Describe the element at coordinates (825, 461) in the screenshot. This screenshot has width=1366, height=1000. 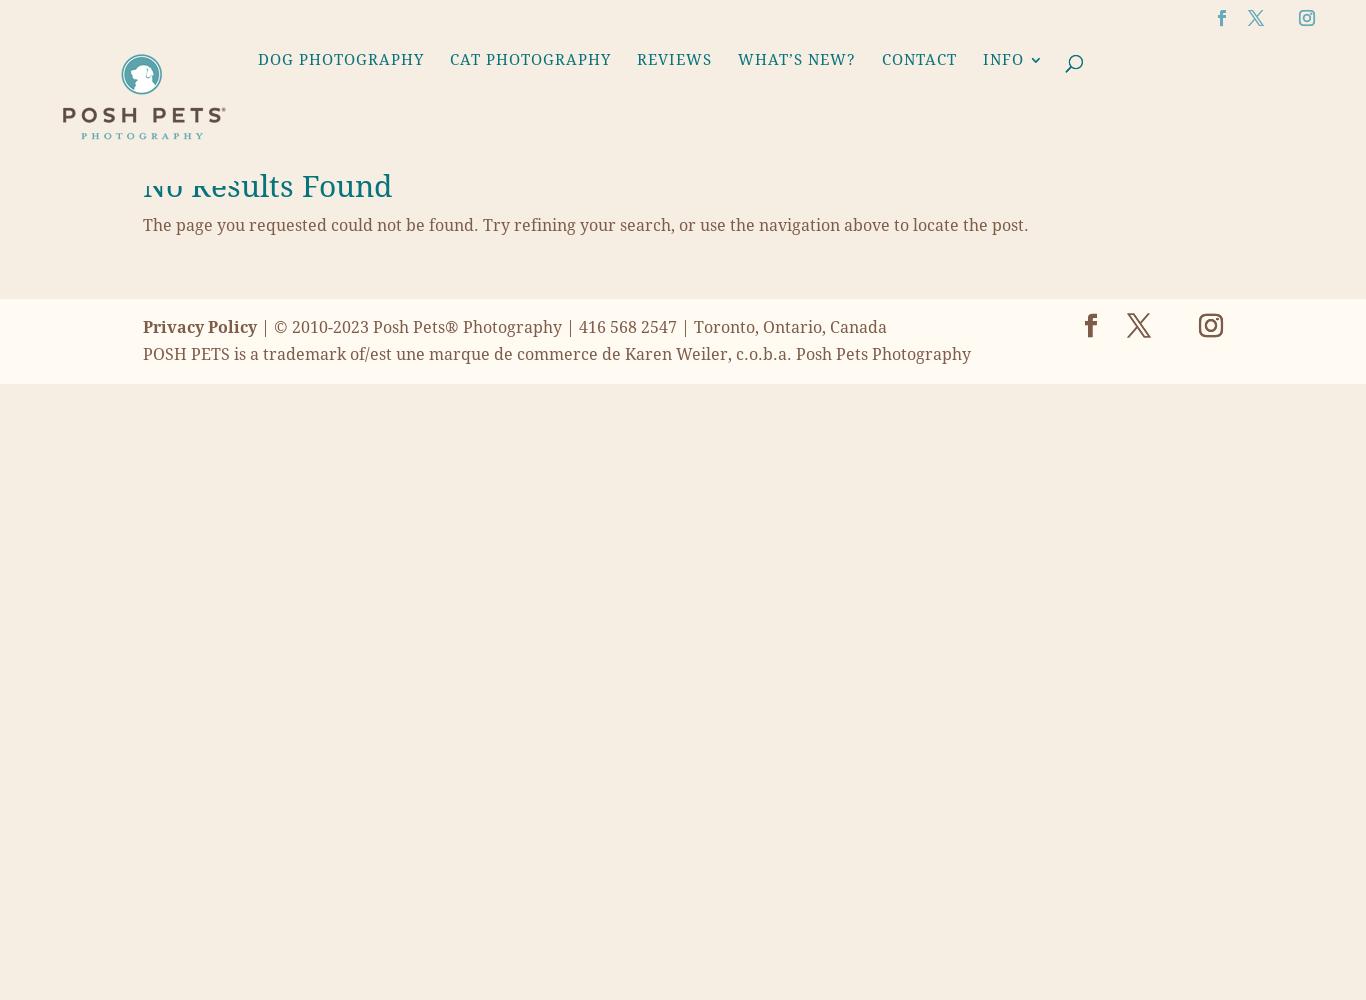
I see `'Posh Pets Studio™'` at that location.